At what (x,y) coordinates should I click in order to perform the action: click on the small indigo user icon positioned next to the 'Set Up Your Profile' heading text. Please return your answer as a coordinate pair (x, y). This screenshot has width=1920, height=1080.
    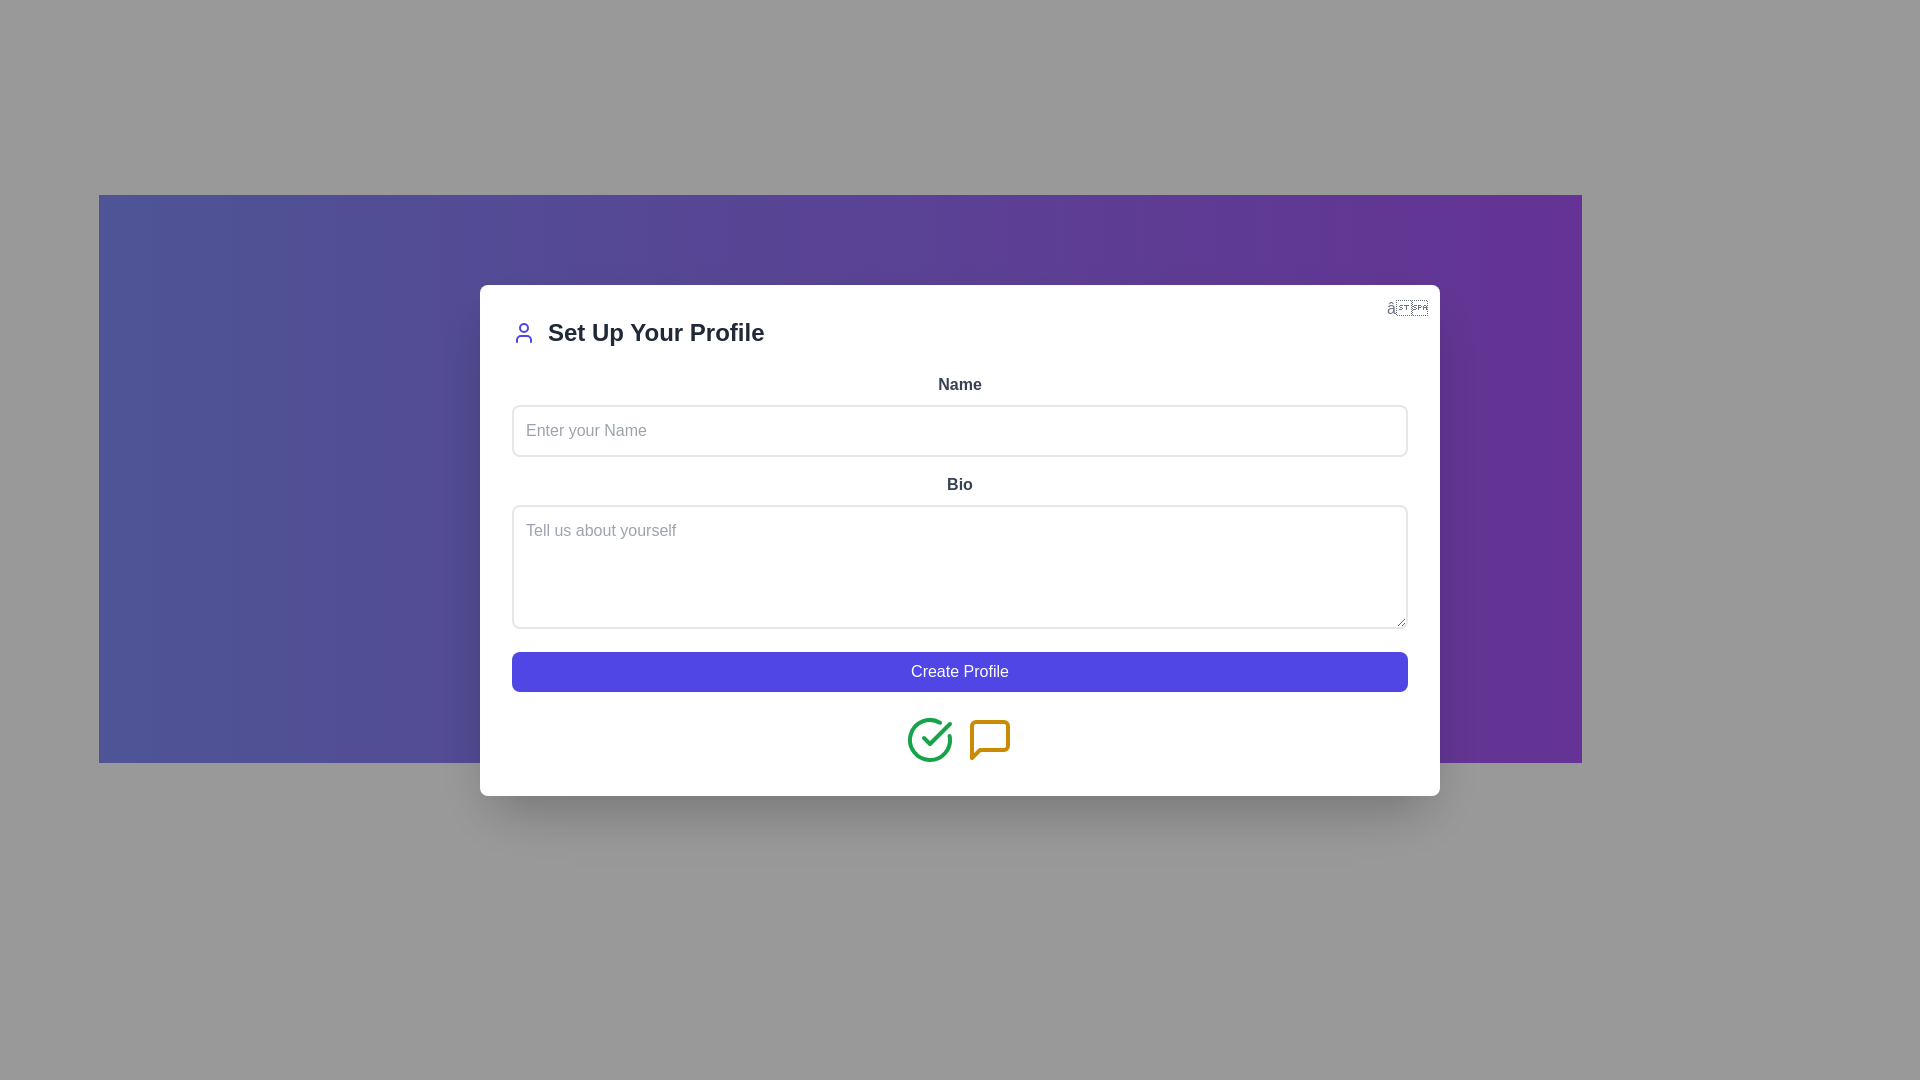
    Looking at the image, I should click on (523, 331).